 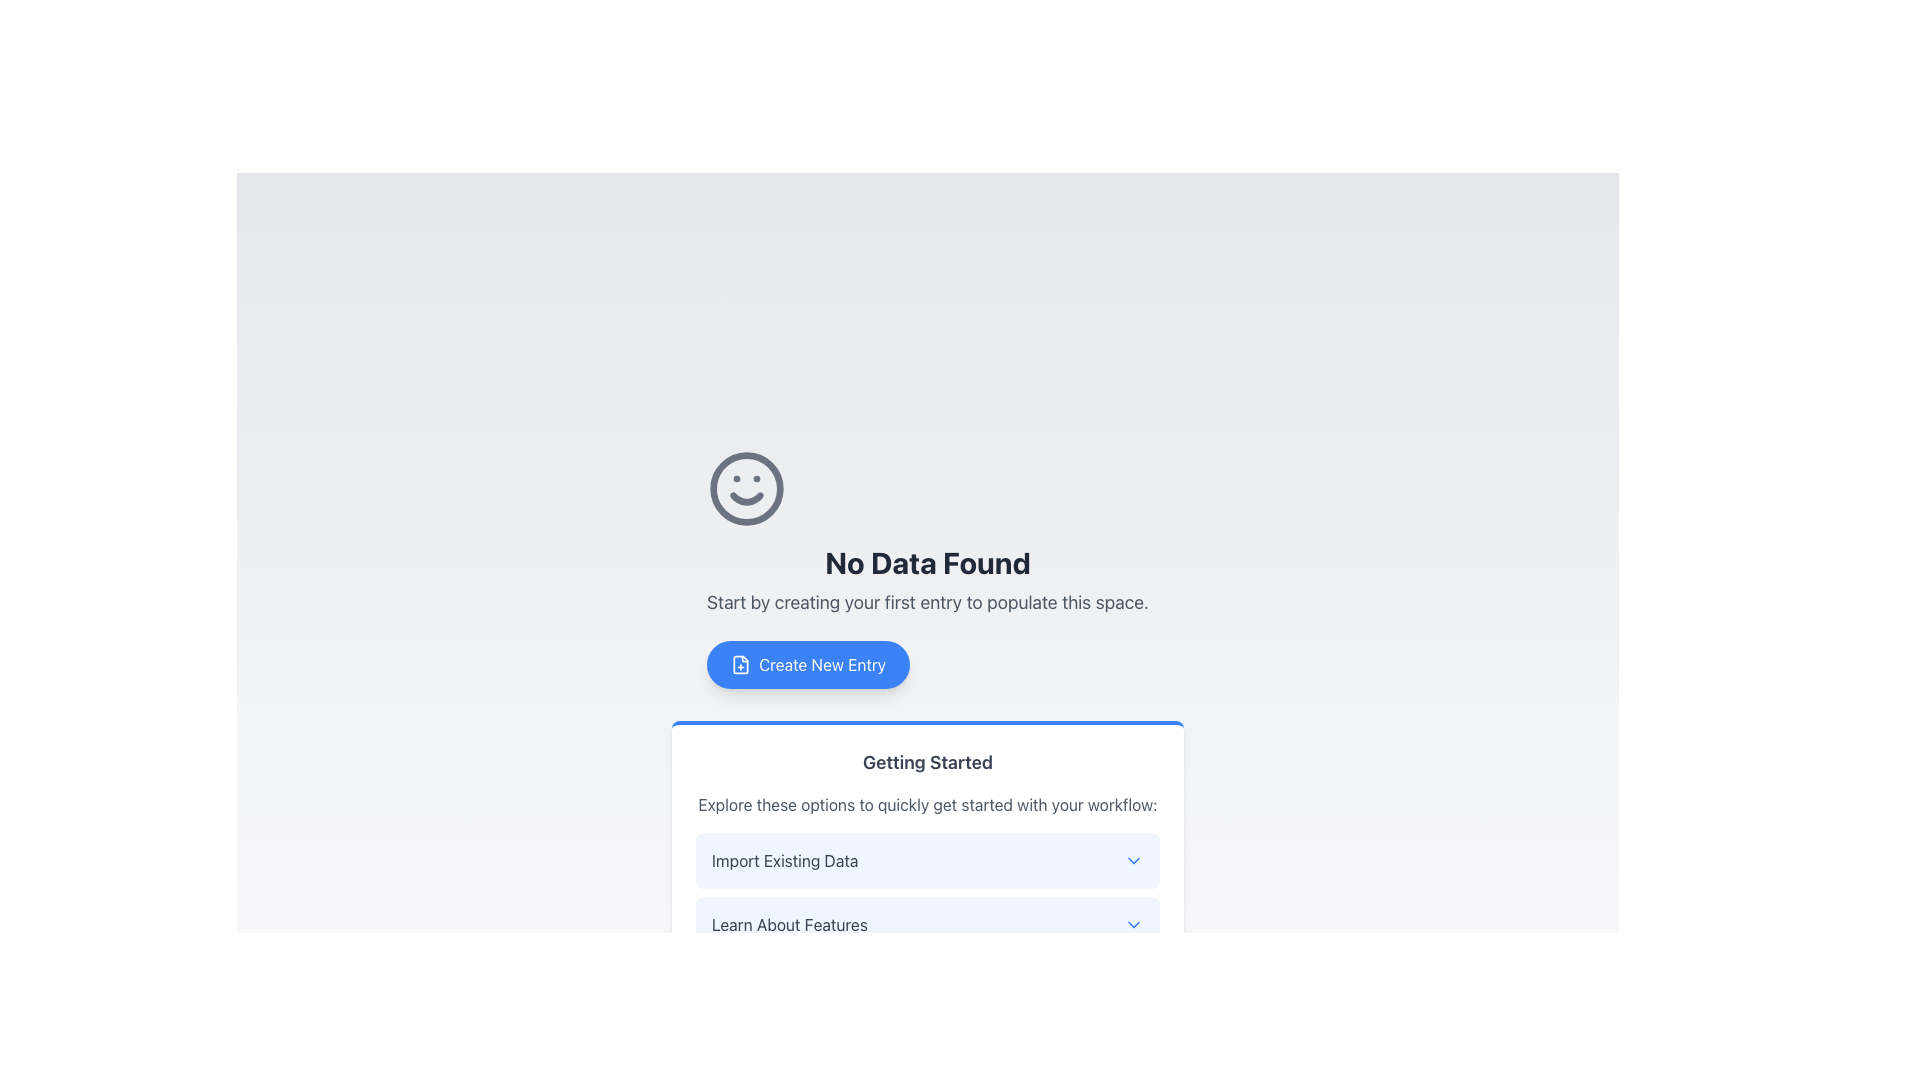 What do you see at coordinates (788, 925) in the screenshot?
I see `the text label reading 'Learn About Features', which is styled with a smaller font and gray color, located under the 'Getting Started' section` at bounding box center [788, 925].